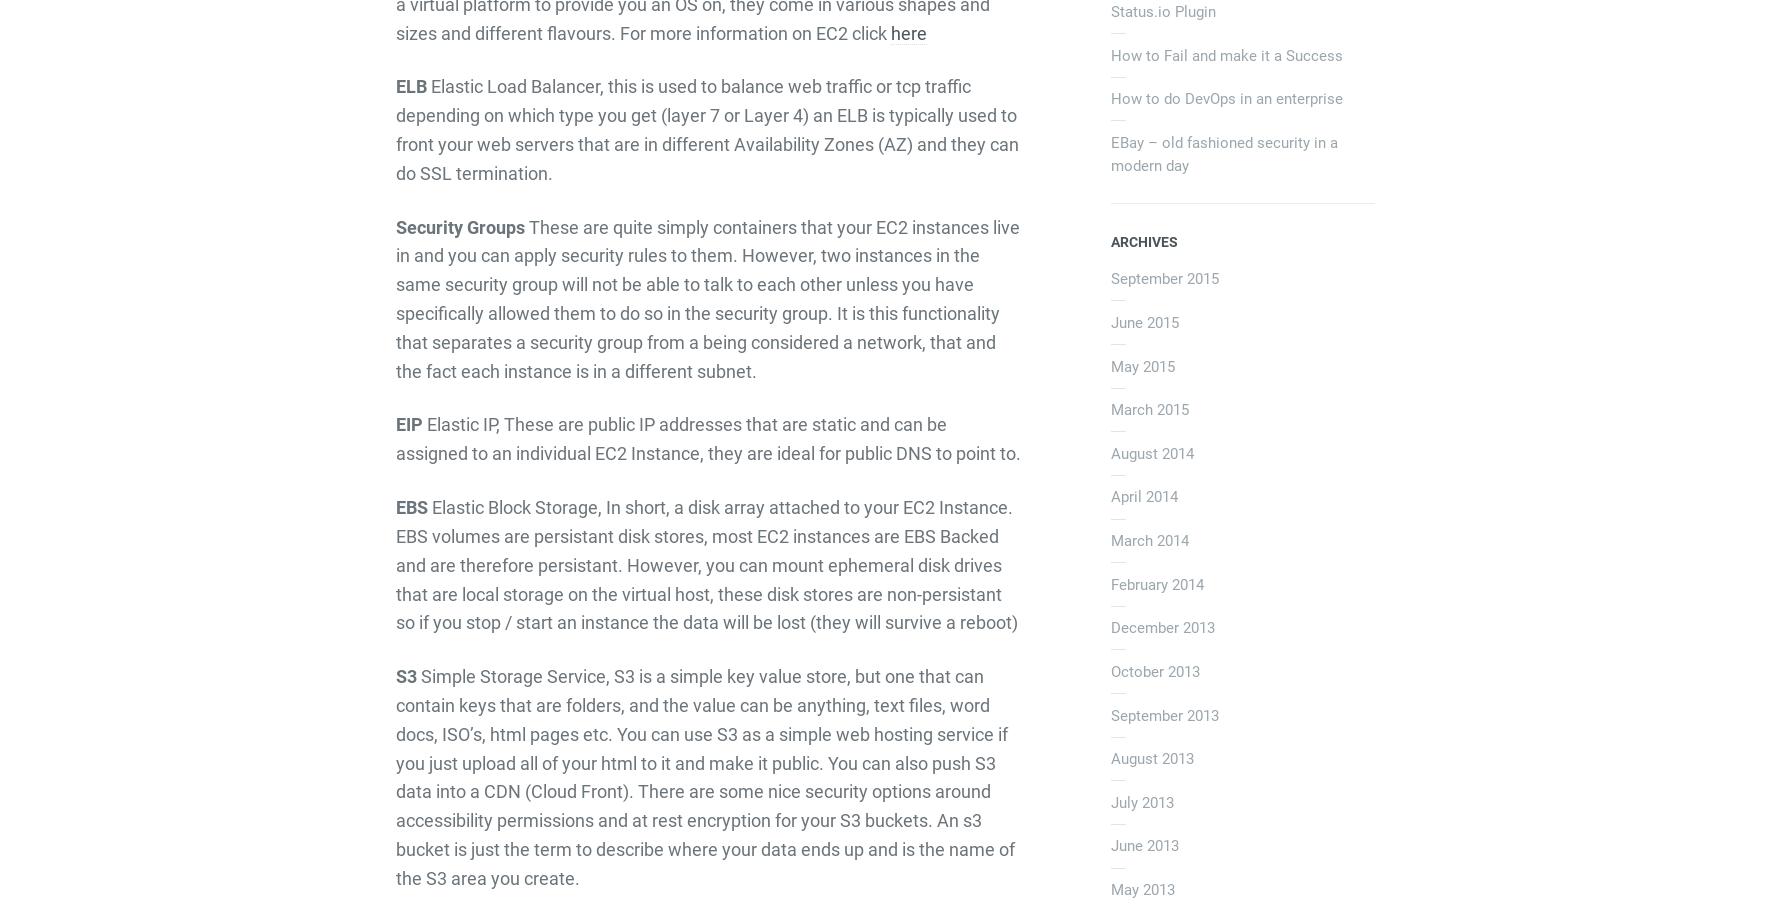  Describe the element at coordinates (1149, 409) in the screenshot. I see `'March 2015'` at that location.